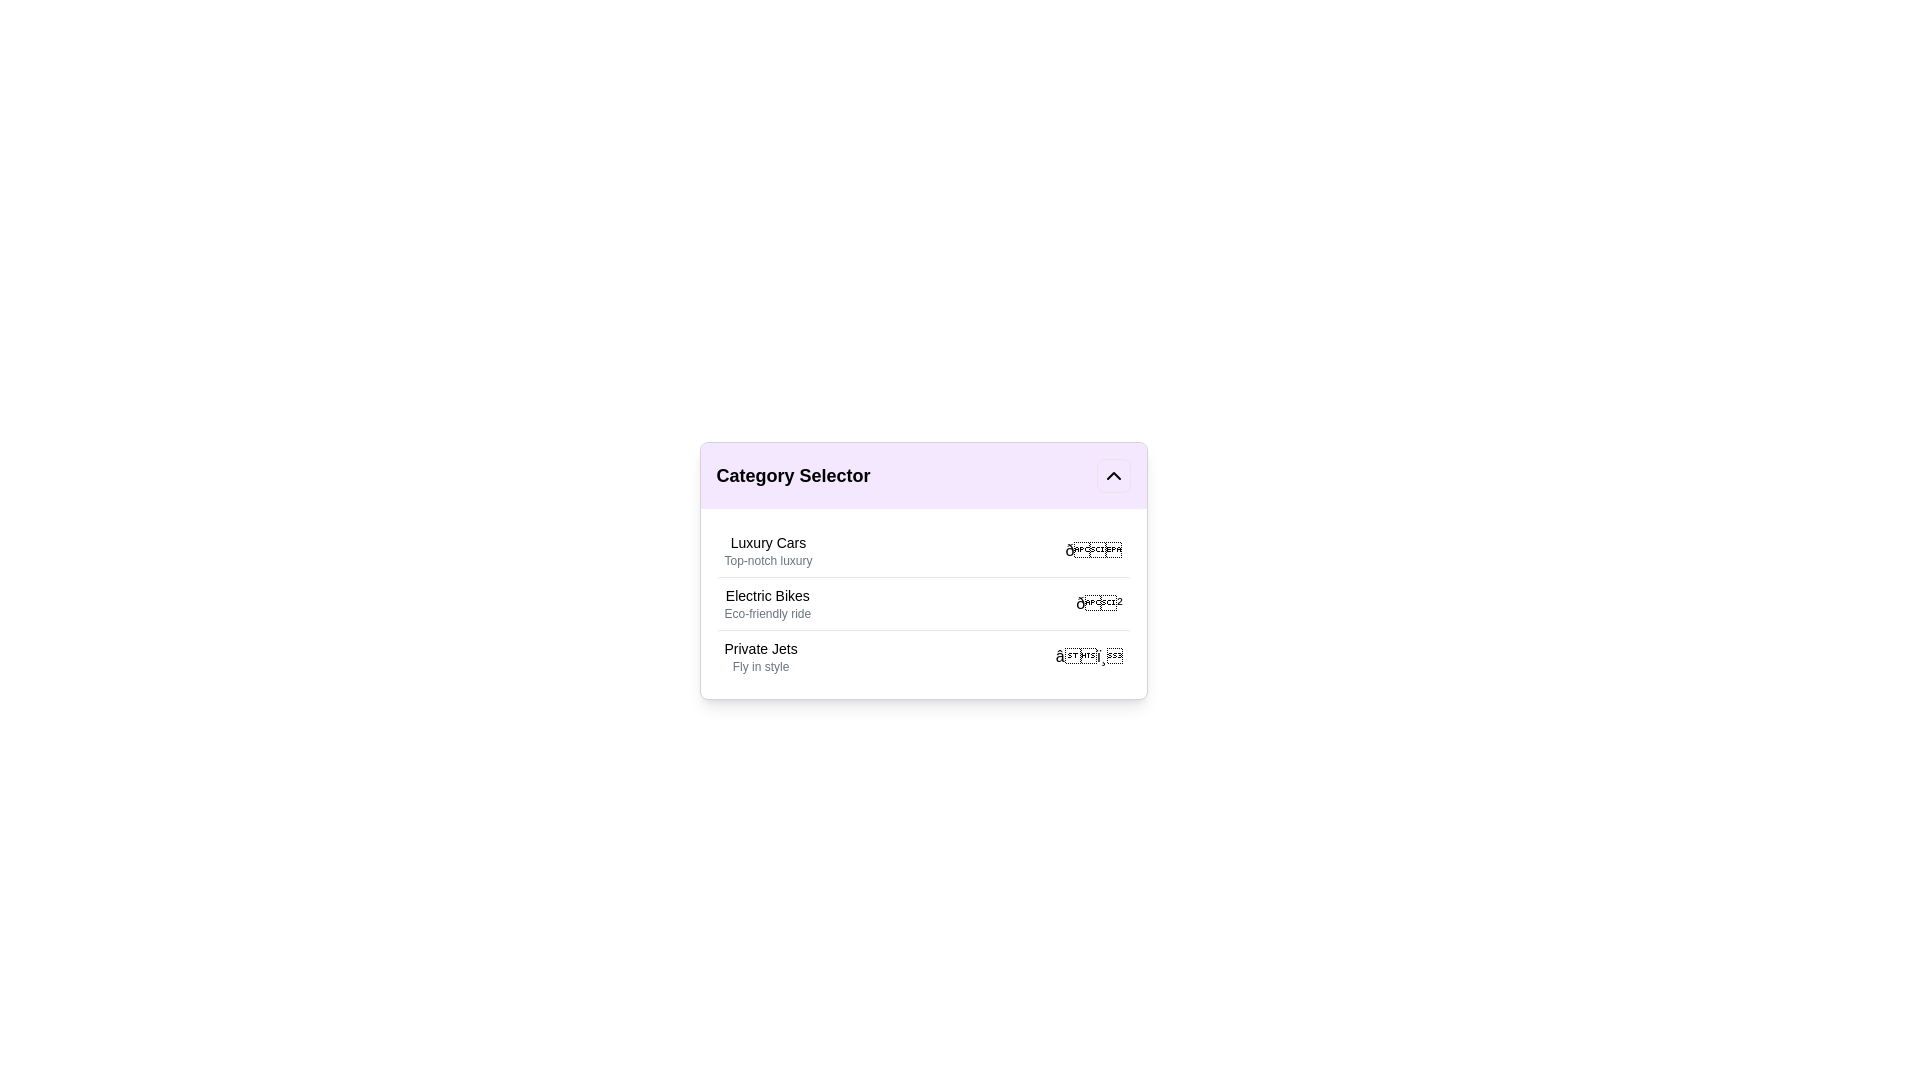 This screenshot has height=1080, width=1920. I want to click on the 'Electric Bikes' list item, which provides an overview of eco-friendly rides, so click(922, 603).